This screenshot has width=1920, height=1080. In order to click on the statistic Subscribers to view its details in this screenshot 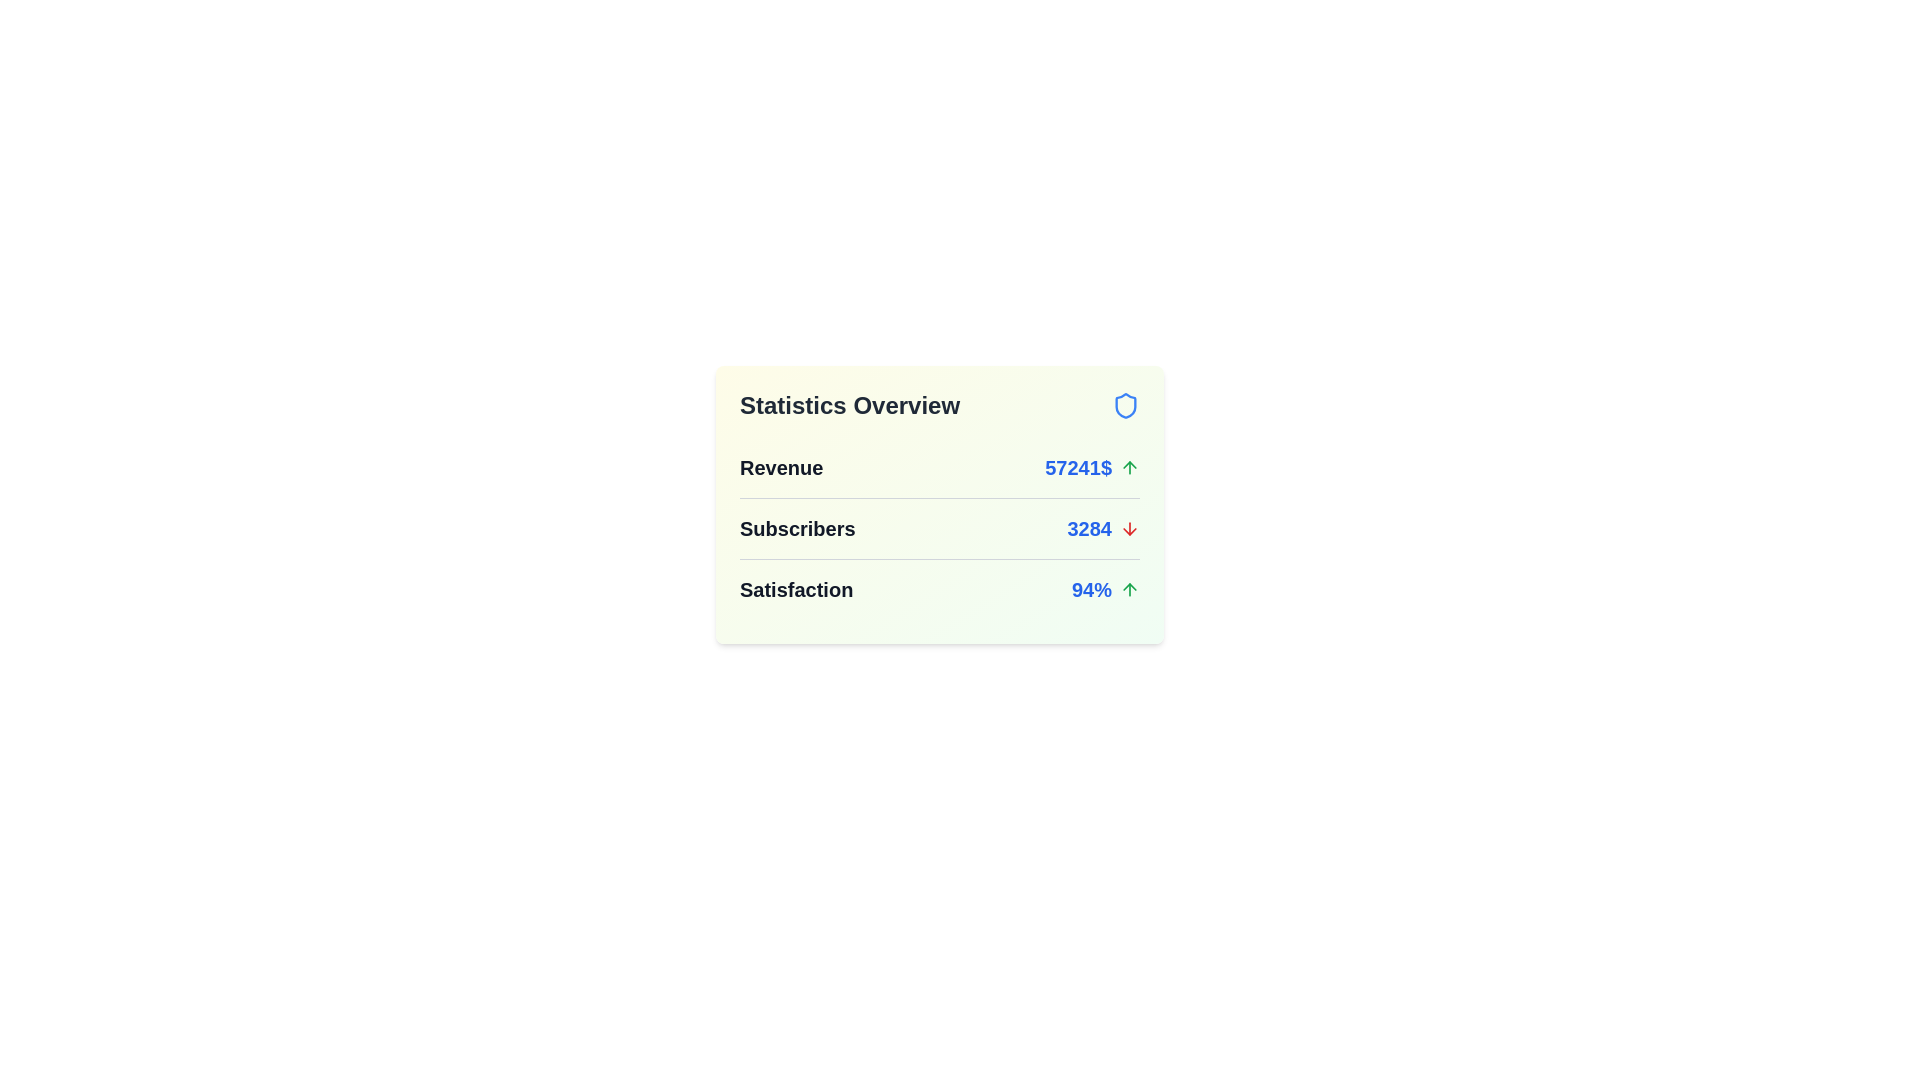, I will do `click(1102, 527)`.